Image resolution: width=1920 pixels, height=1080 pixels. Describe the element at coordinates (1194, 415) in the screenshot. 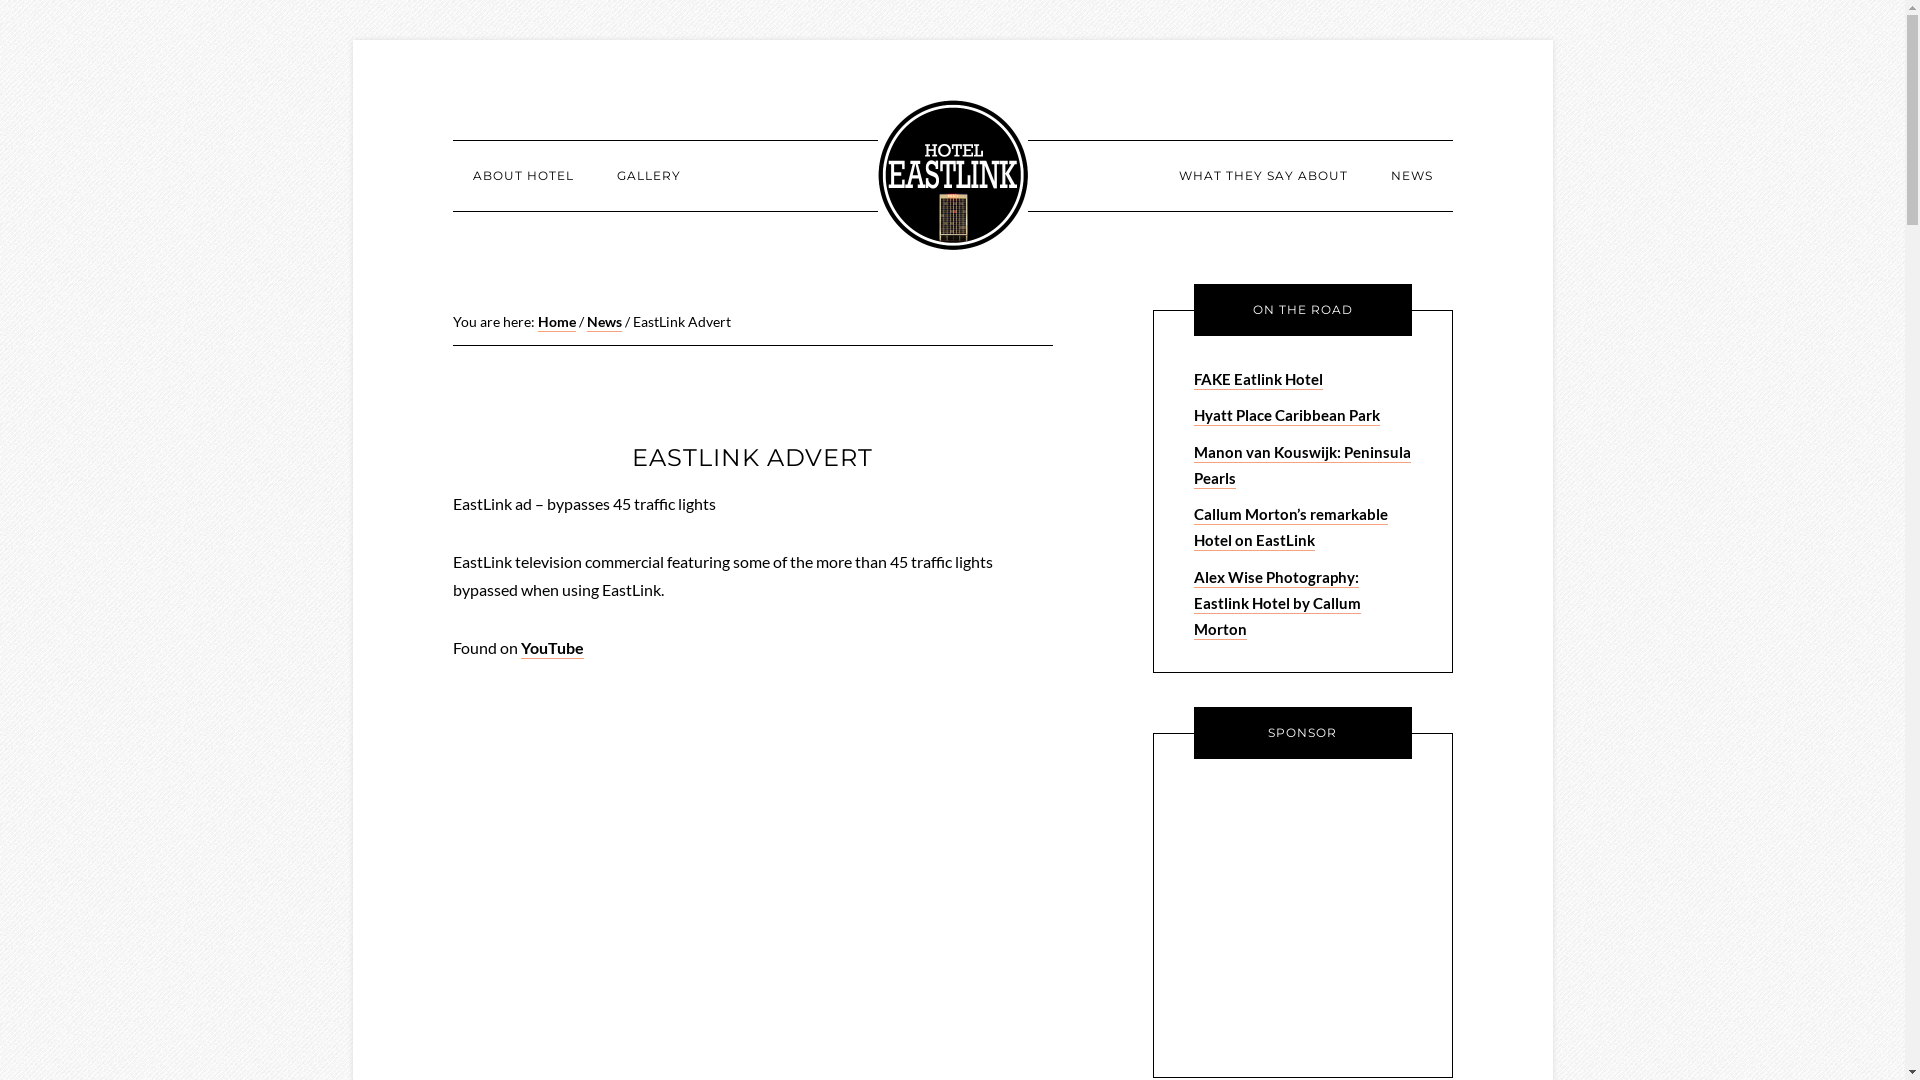

I see `'Hyatt Place Caribbean Park'` at that location.